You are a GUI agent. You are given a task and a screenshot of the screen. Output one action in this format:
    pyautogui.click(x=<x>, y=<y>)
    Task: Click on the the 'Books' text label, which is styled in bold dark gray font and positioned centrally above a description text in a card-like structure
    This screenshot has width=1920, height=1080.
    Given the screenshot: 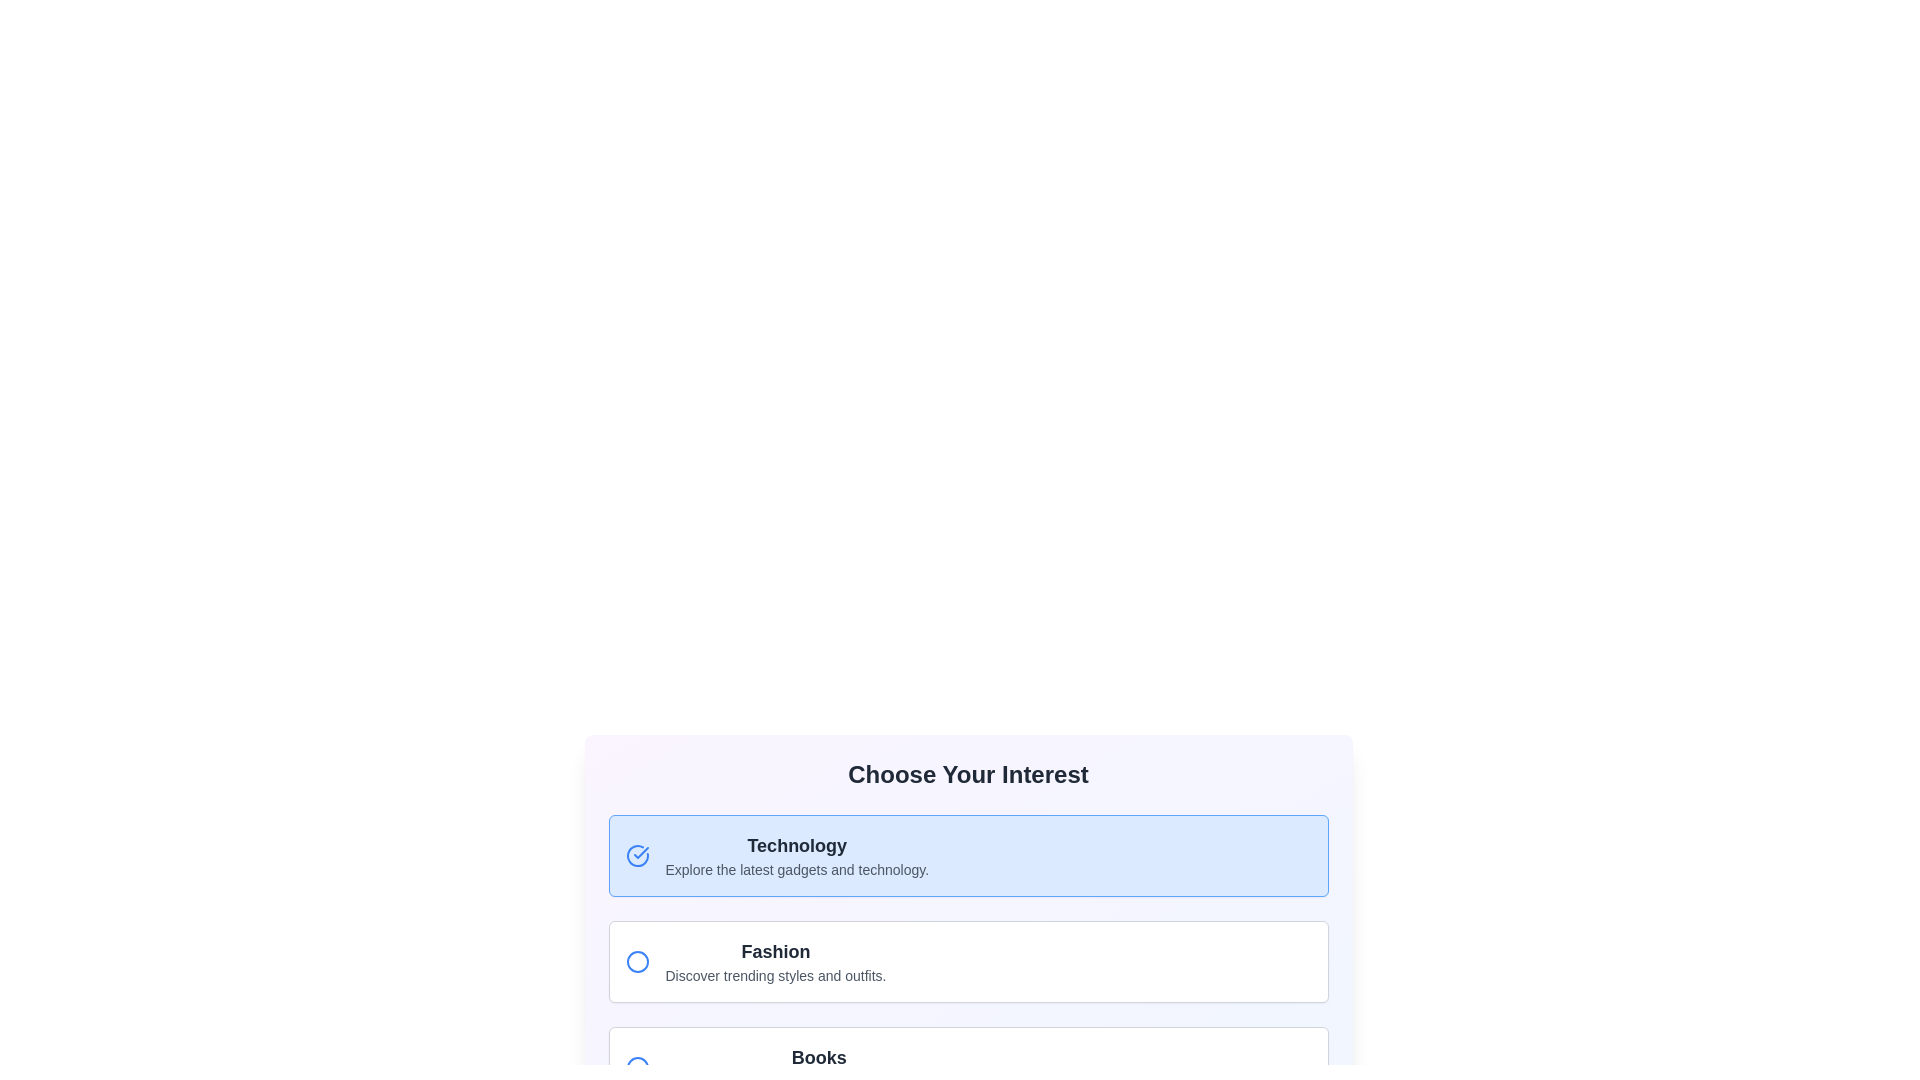 What is the action you would take?
    pyautogui.click(x=819, y=1056)
    